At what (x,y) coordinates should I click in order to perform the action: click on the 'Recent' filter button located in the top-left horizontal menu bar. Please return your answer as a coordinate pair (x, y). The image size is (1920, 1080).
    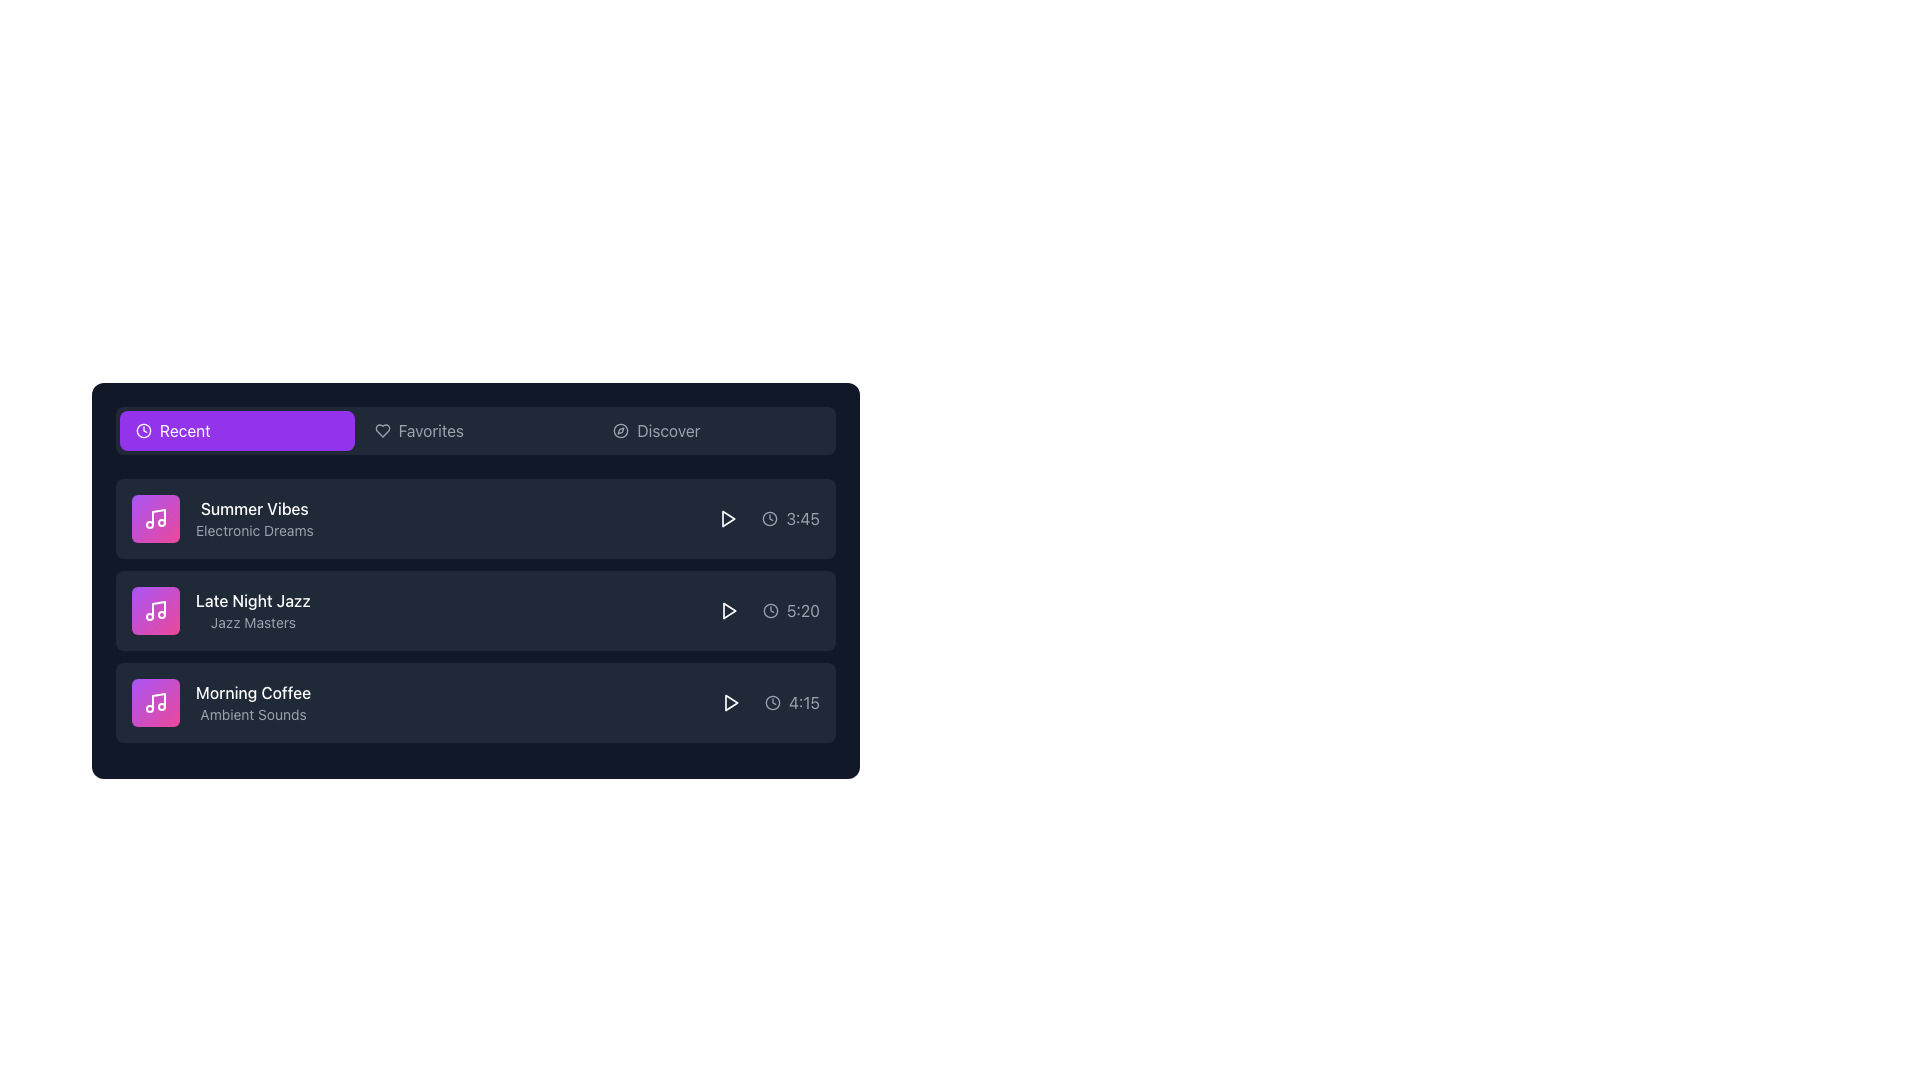
    Looking at the image, I should click on (237, 430).